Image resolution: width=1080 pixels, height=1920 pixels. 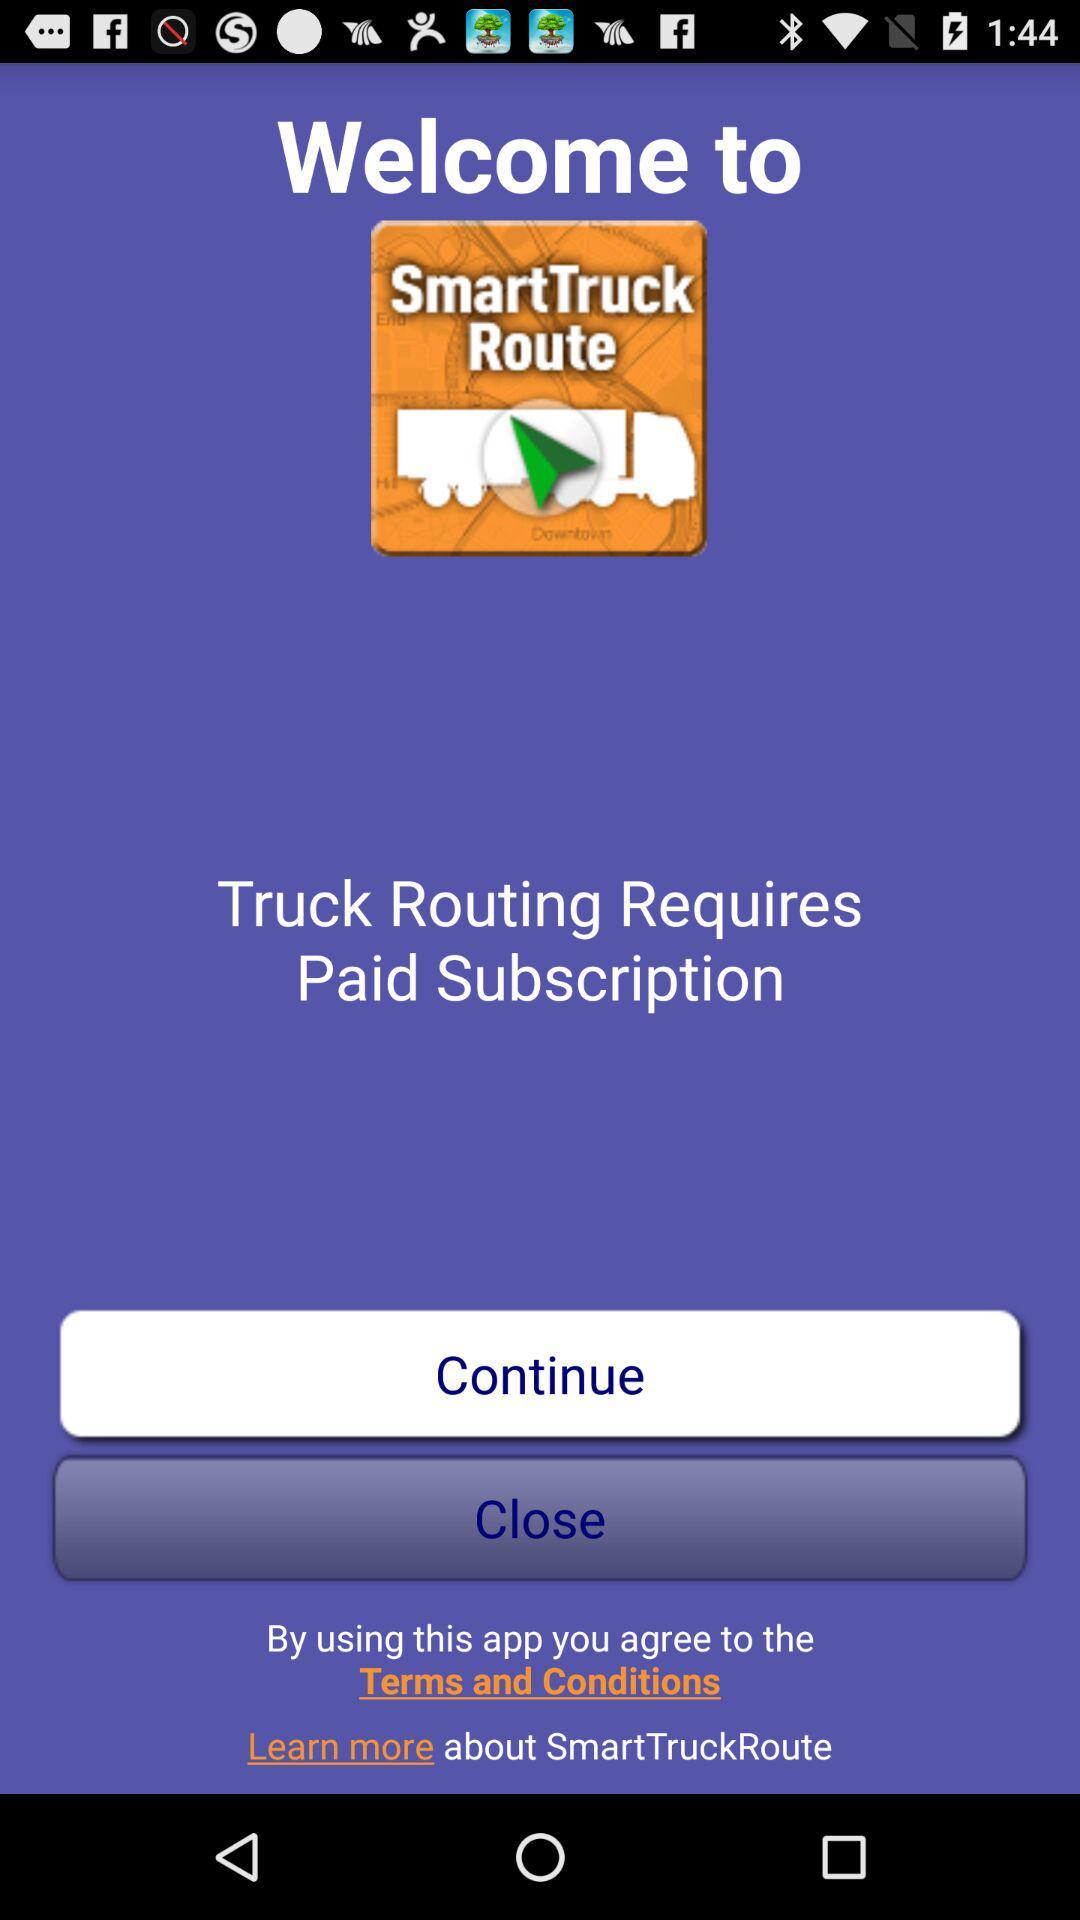 What do you see at coordinates (540, 1736) in the screenshot?
I see `the learn more about` at bounding box center [540, 1736].